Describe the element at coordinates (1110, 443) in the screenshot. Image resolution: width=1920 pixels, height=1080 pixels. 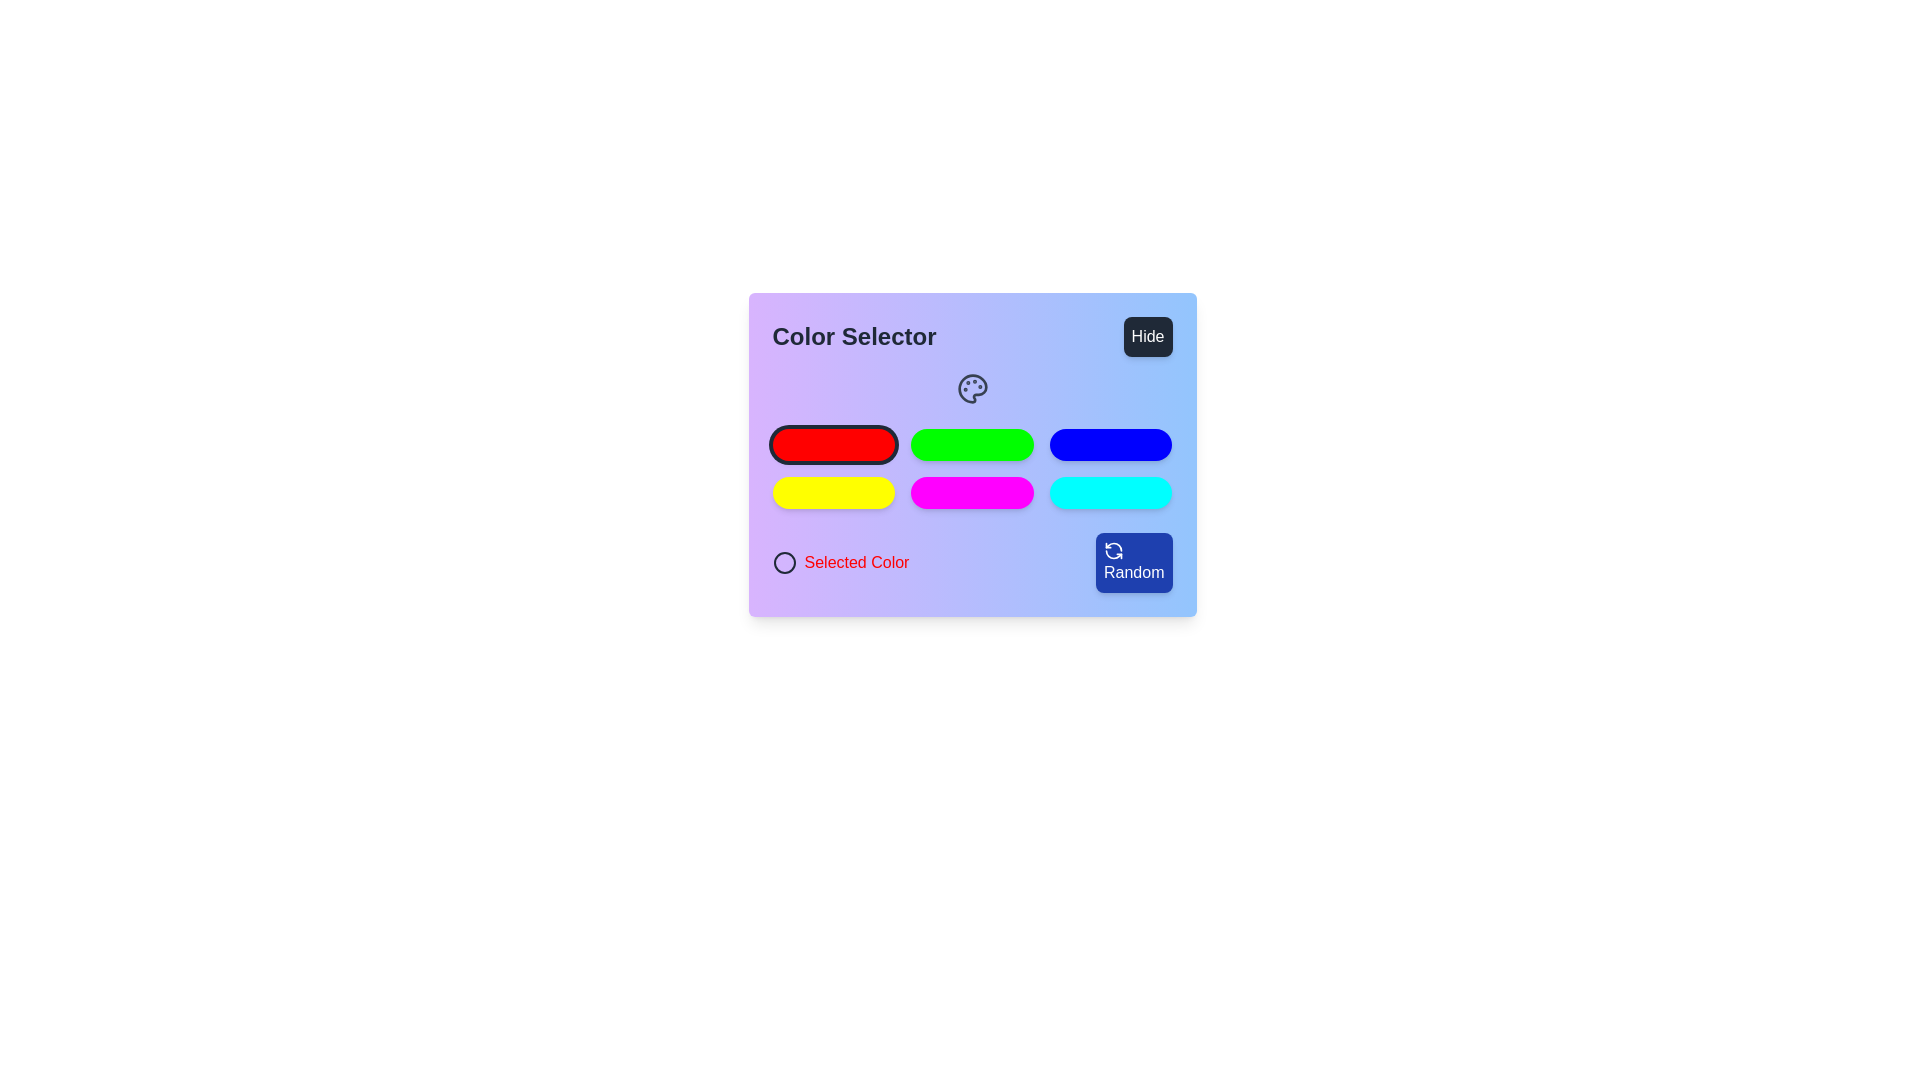
I see `the blue rounded rectangular button located in the first row, third column of the grid` at that location.